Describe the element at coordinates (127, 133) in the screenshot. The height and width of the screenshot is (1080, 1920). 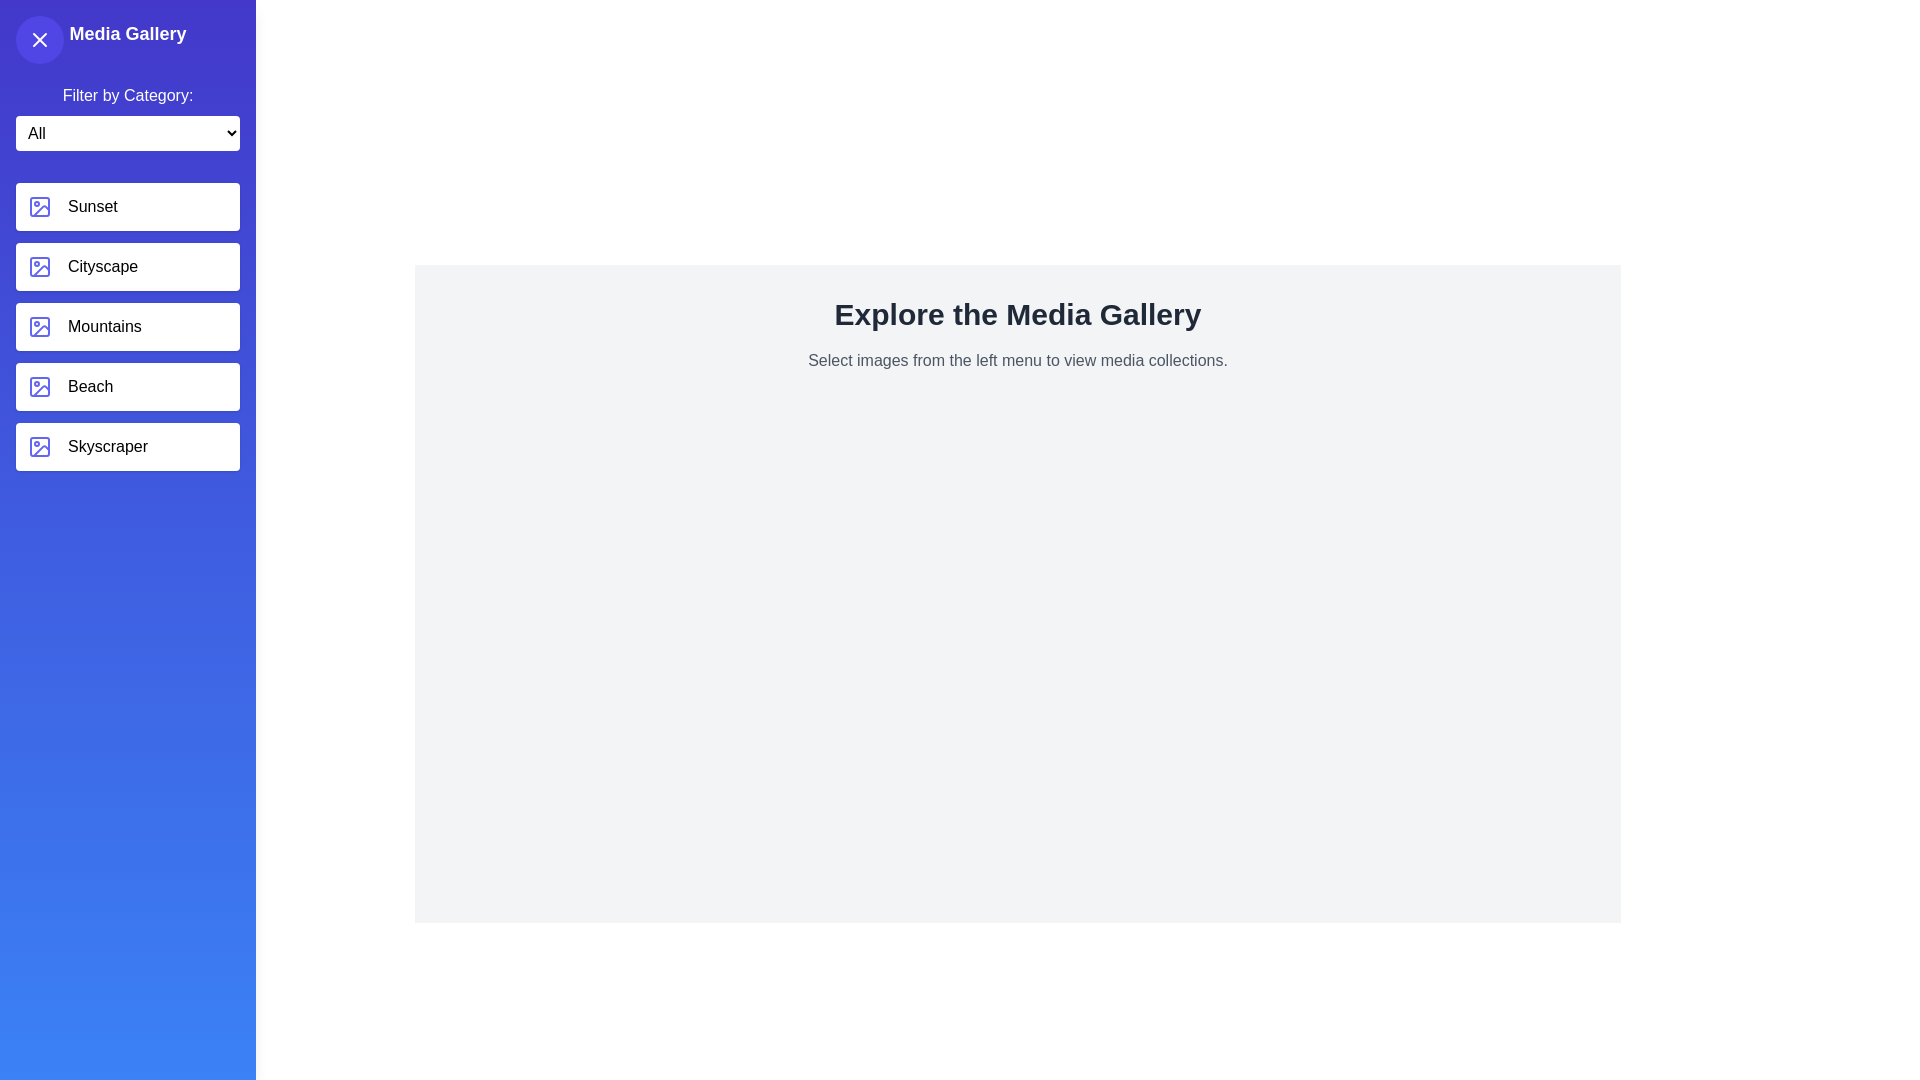
I see `the filter category All from the dropdown menu` at that location.